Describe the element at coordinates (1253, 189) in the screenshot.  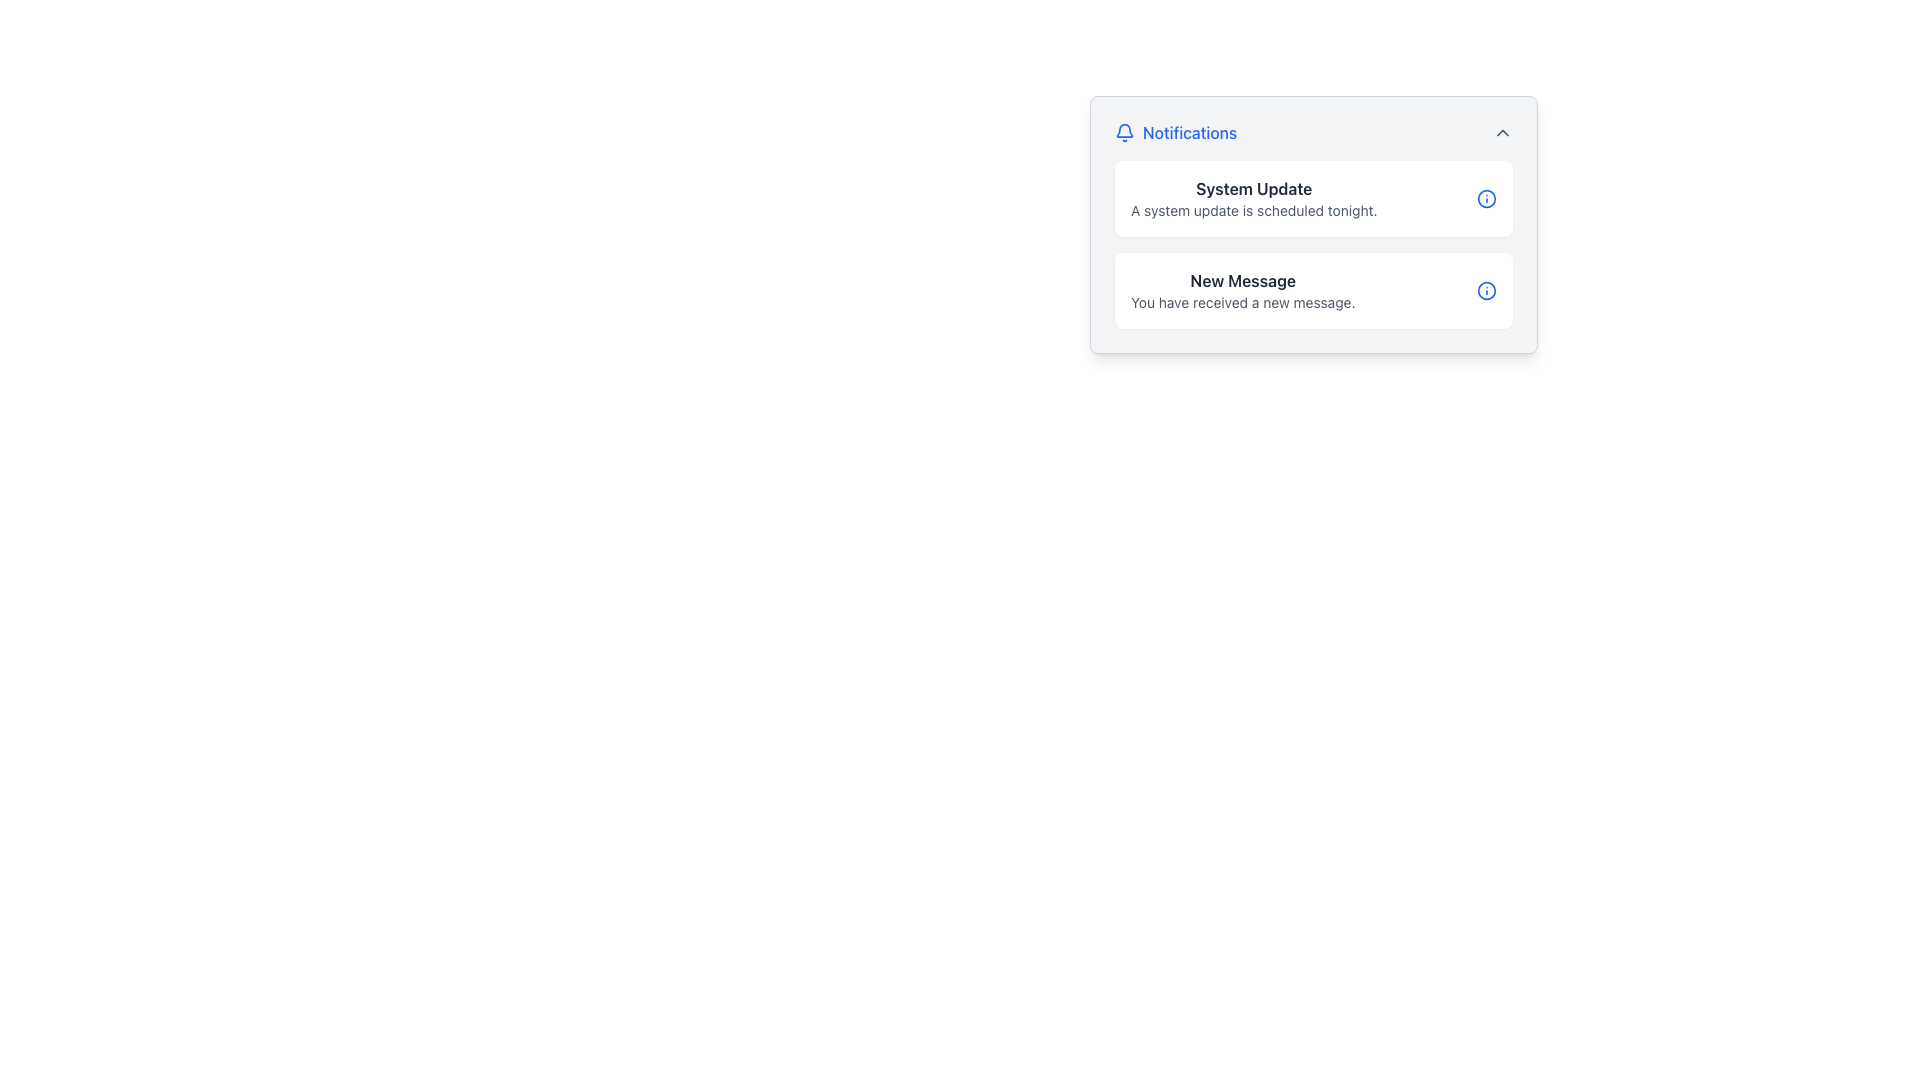
I see `the 'System Update' text label, which is styled in bold grayish-black font and serves as a heading in the notification panel` at that location.